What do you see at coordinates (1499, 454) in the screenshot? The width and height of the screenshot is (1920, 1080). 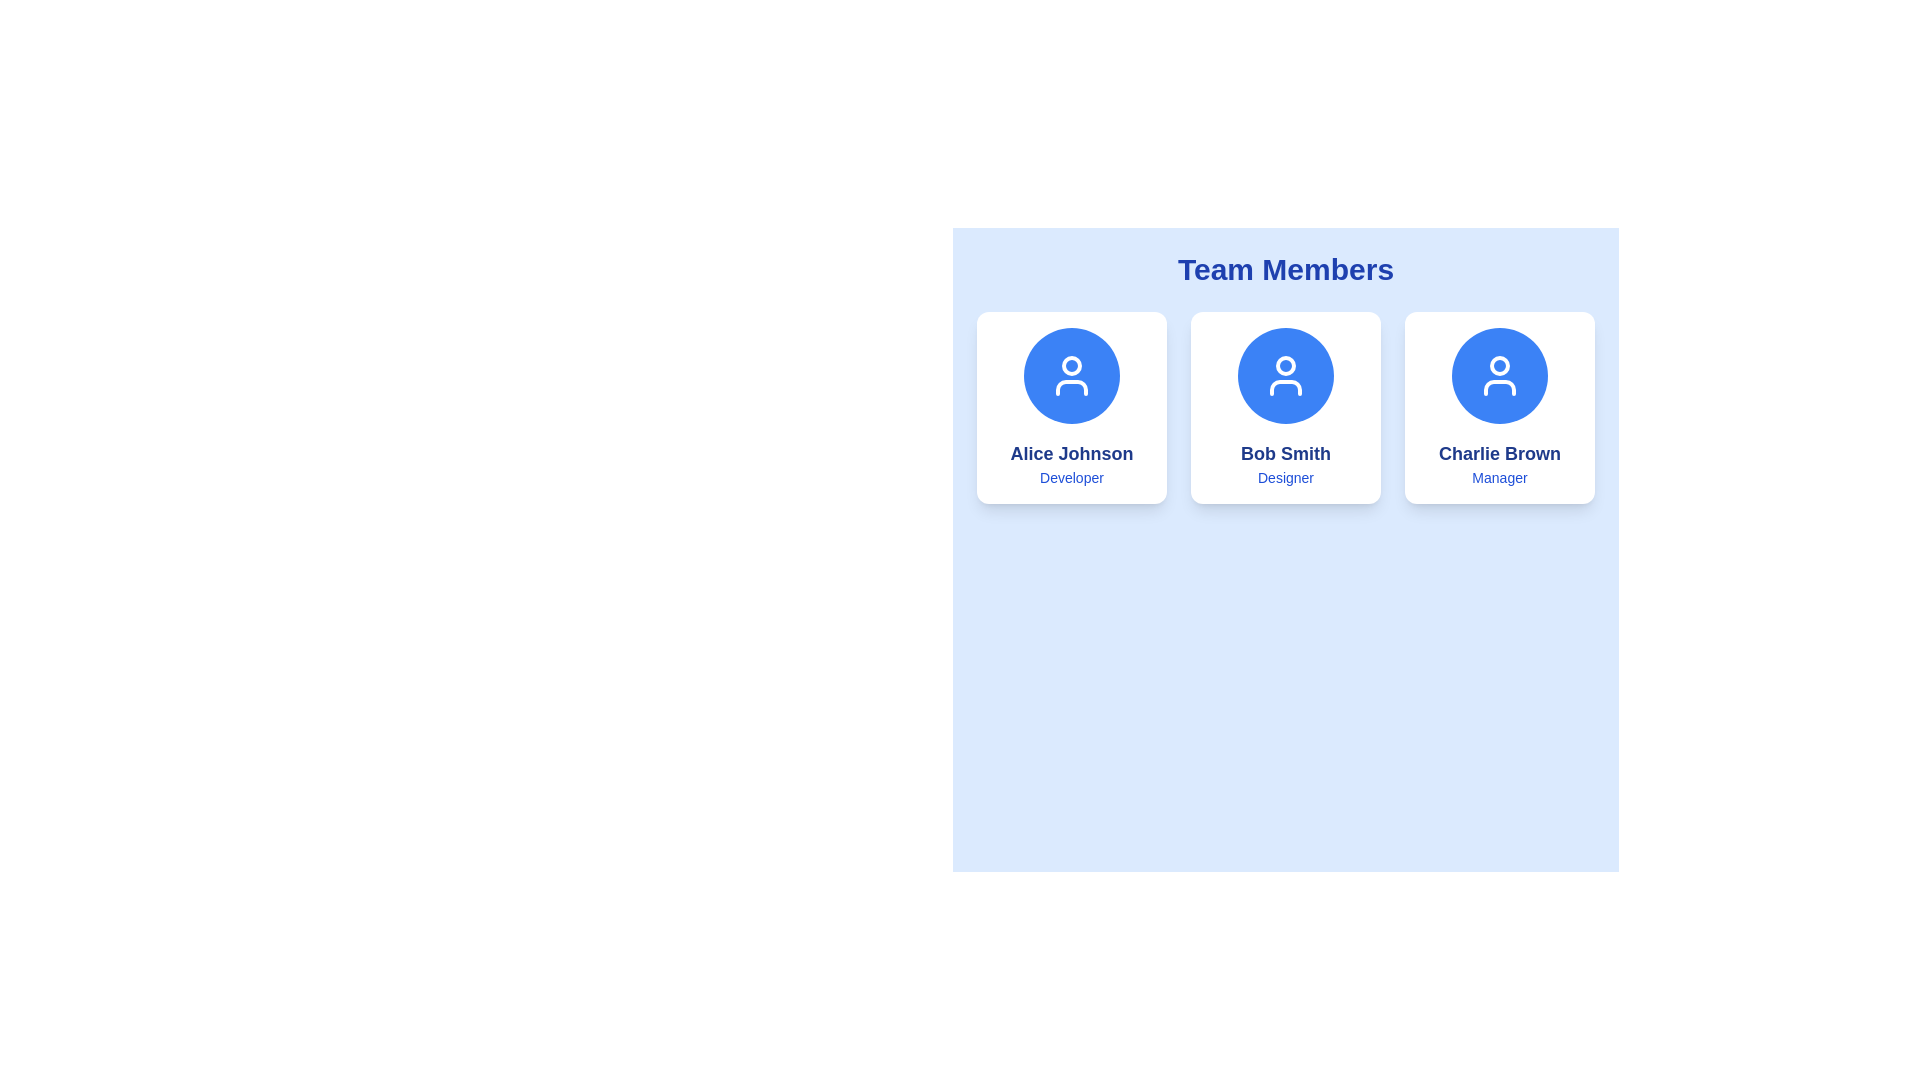 I see `the text label displaying 'Charlie Brown' located in the third card from the left under 'Team Members'` at bounding box center [1499, 454].